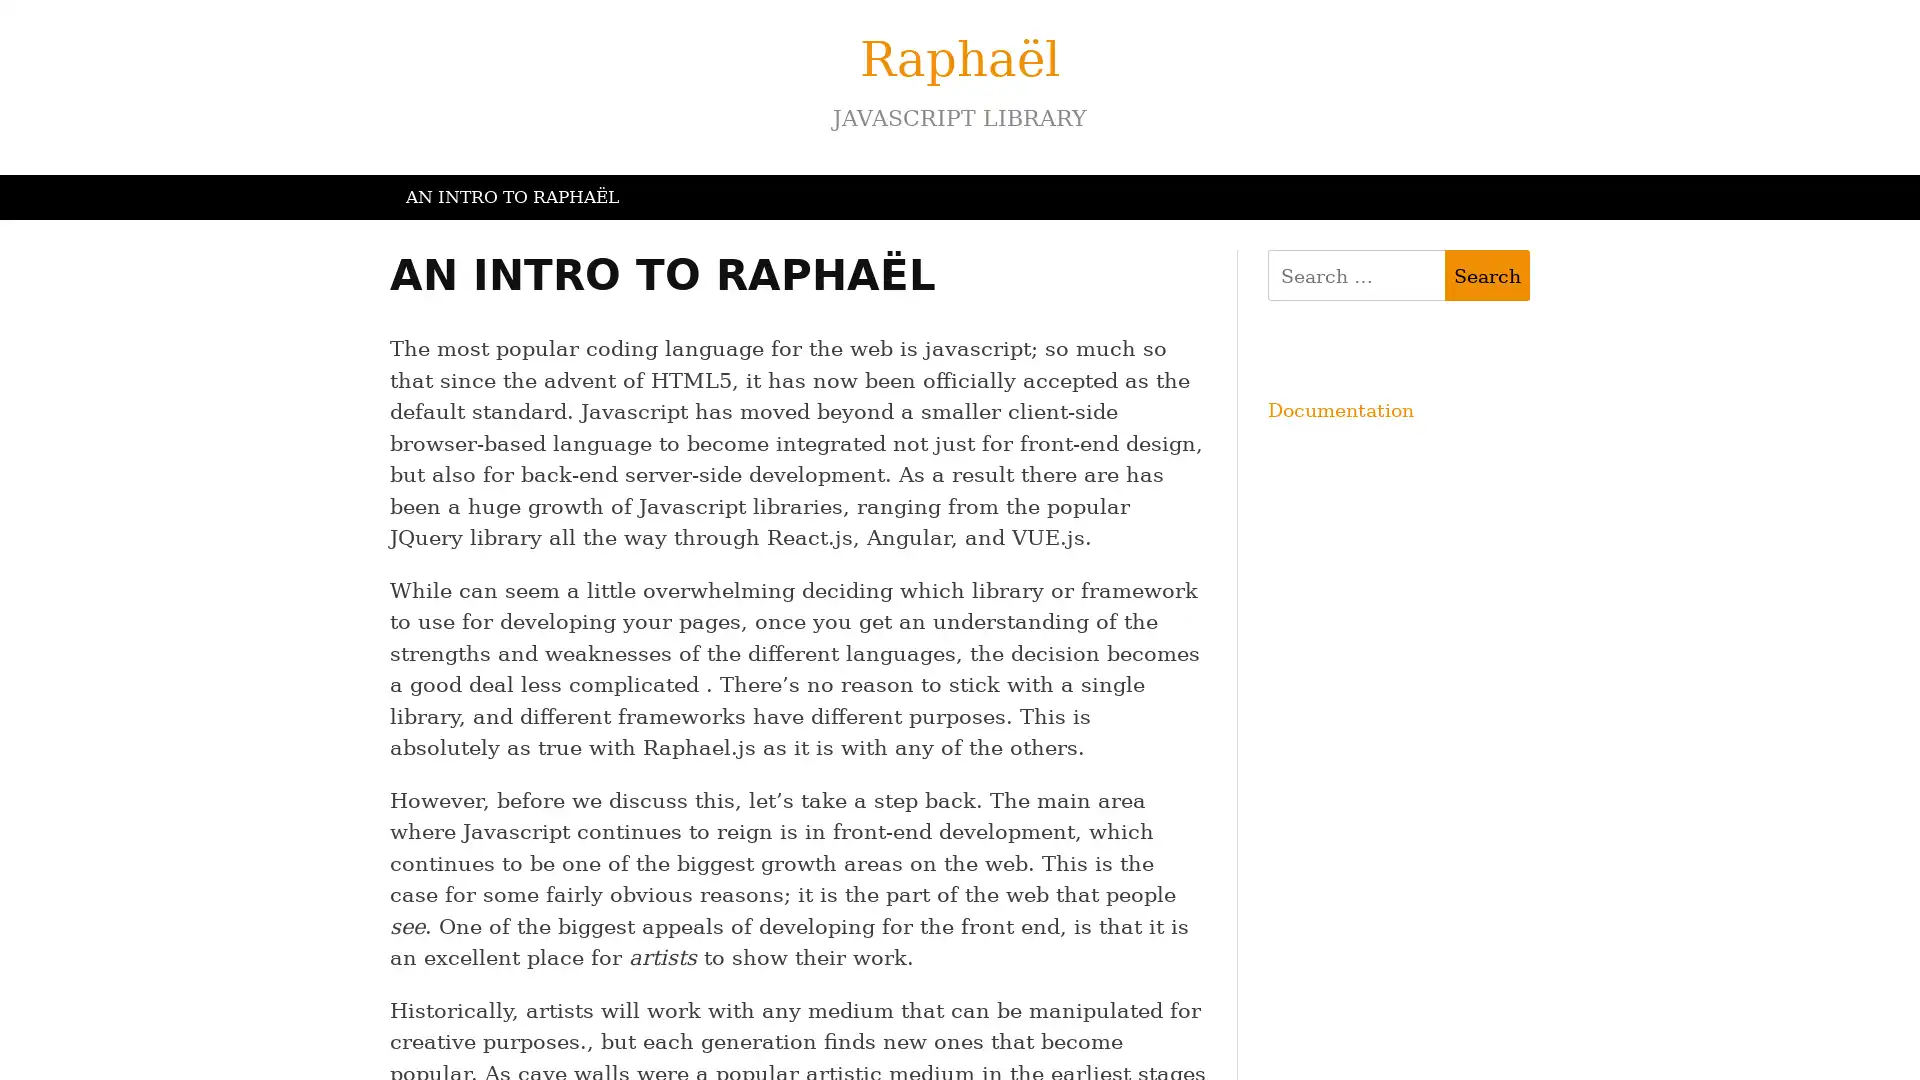  I want to click on Search, so click(1487, 275).